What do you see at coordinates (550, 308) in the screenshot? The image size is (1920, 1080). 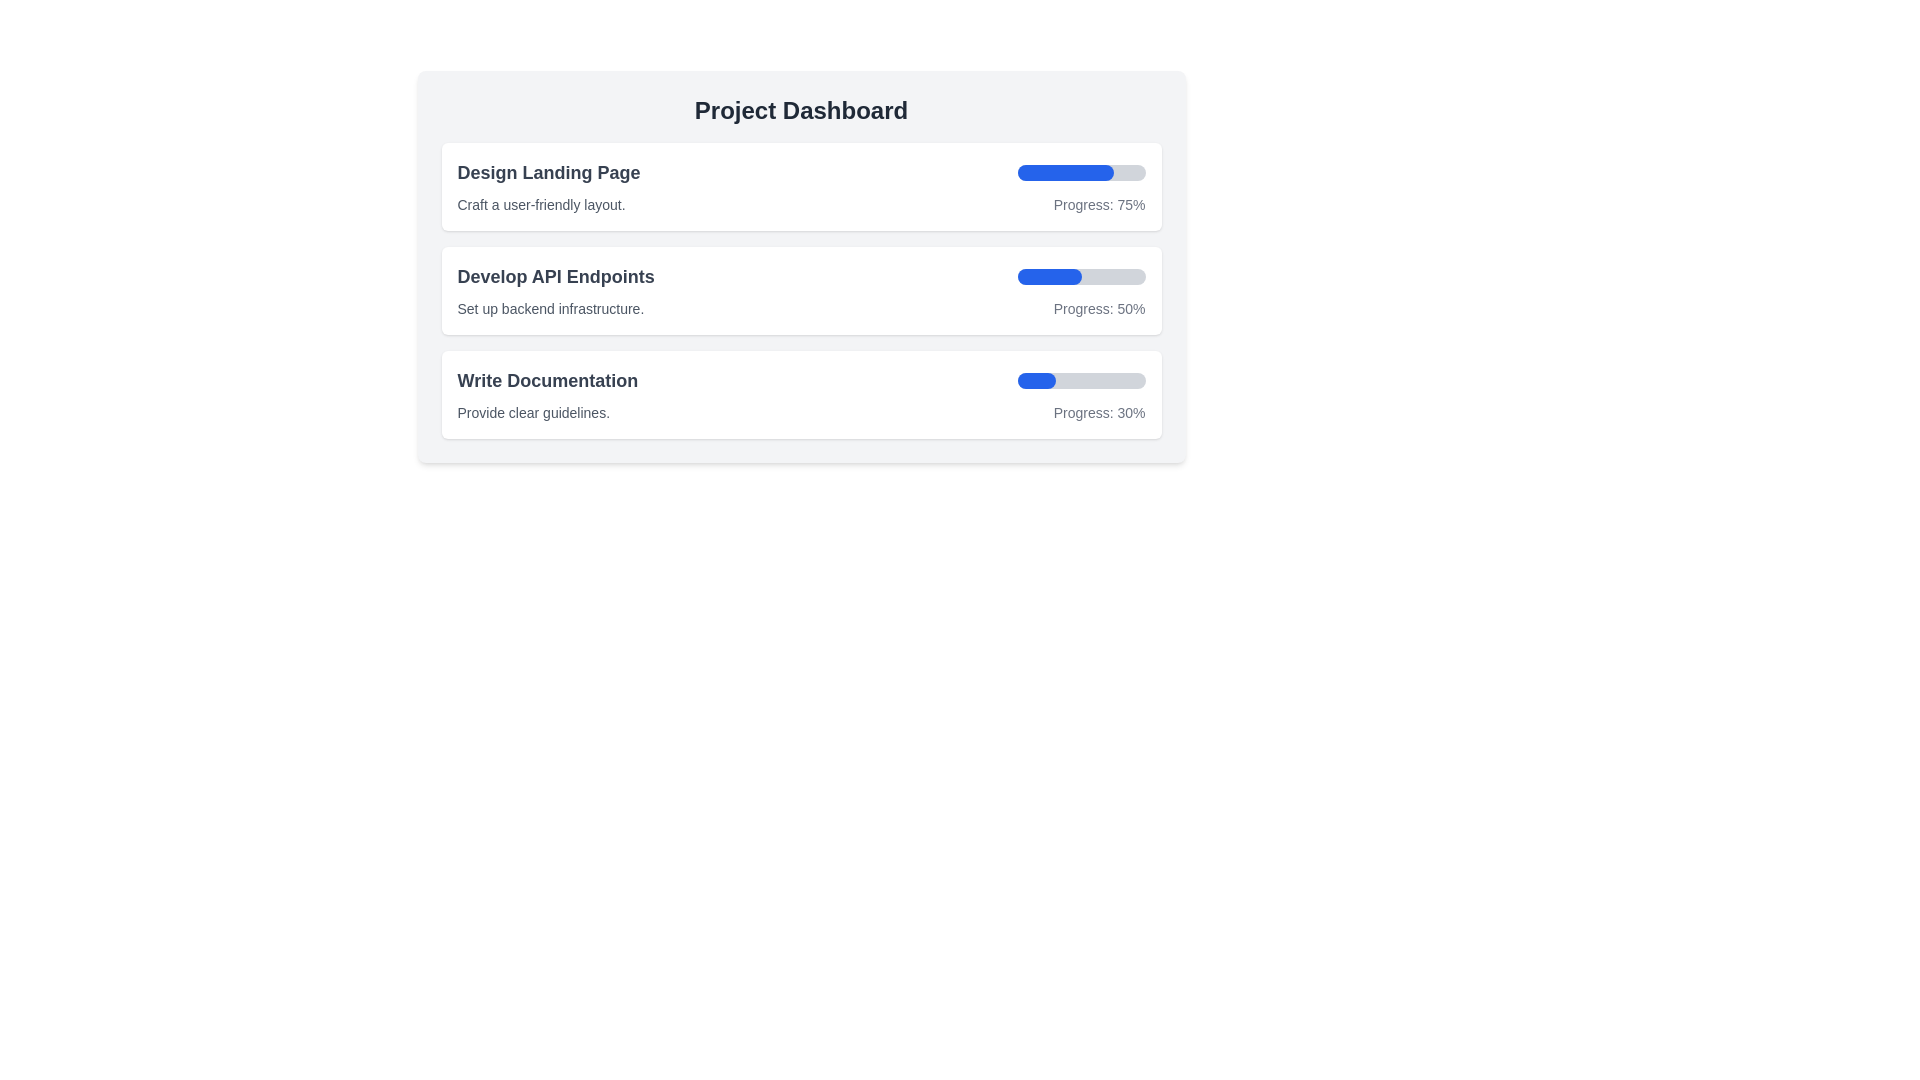 I see `text block providing additional details about the task 'Develop API Endpoints' located under the card titled 'Develop API Endpoints' in the 'Project Dashboard' section` at bounding box center [550, 308].